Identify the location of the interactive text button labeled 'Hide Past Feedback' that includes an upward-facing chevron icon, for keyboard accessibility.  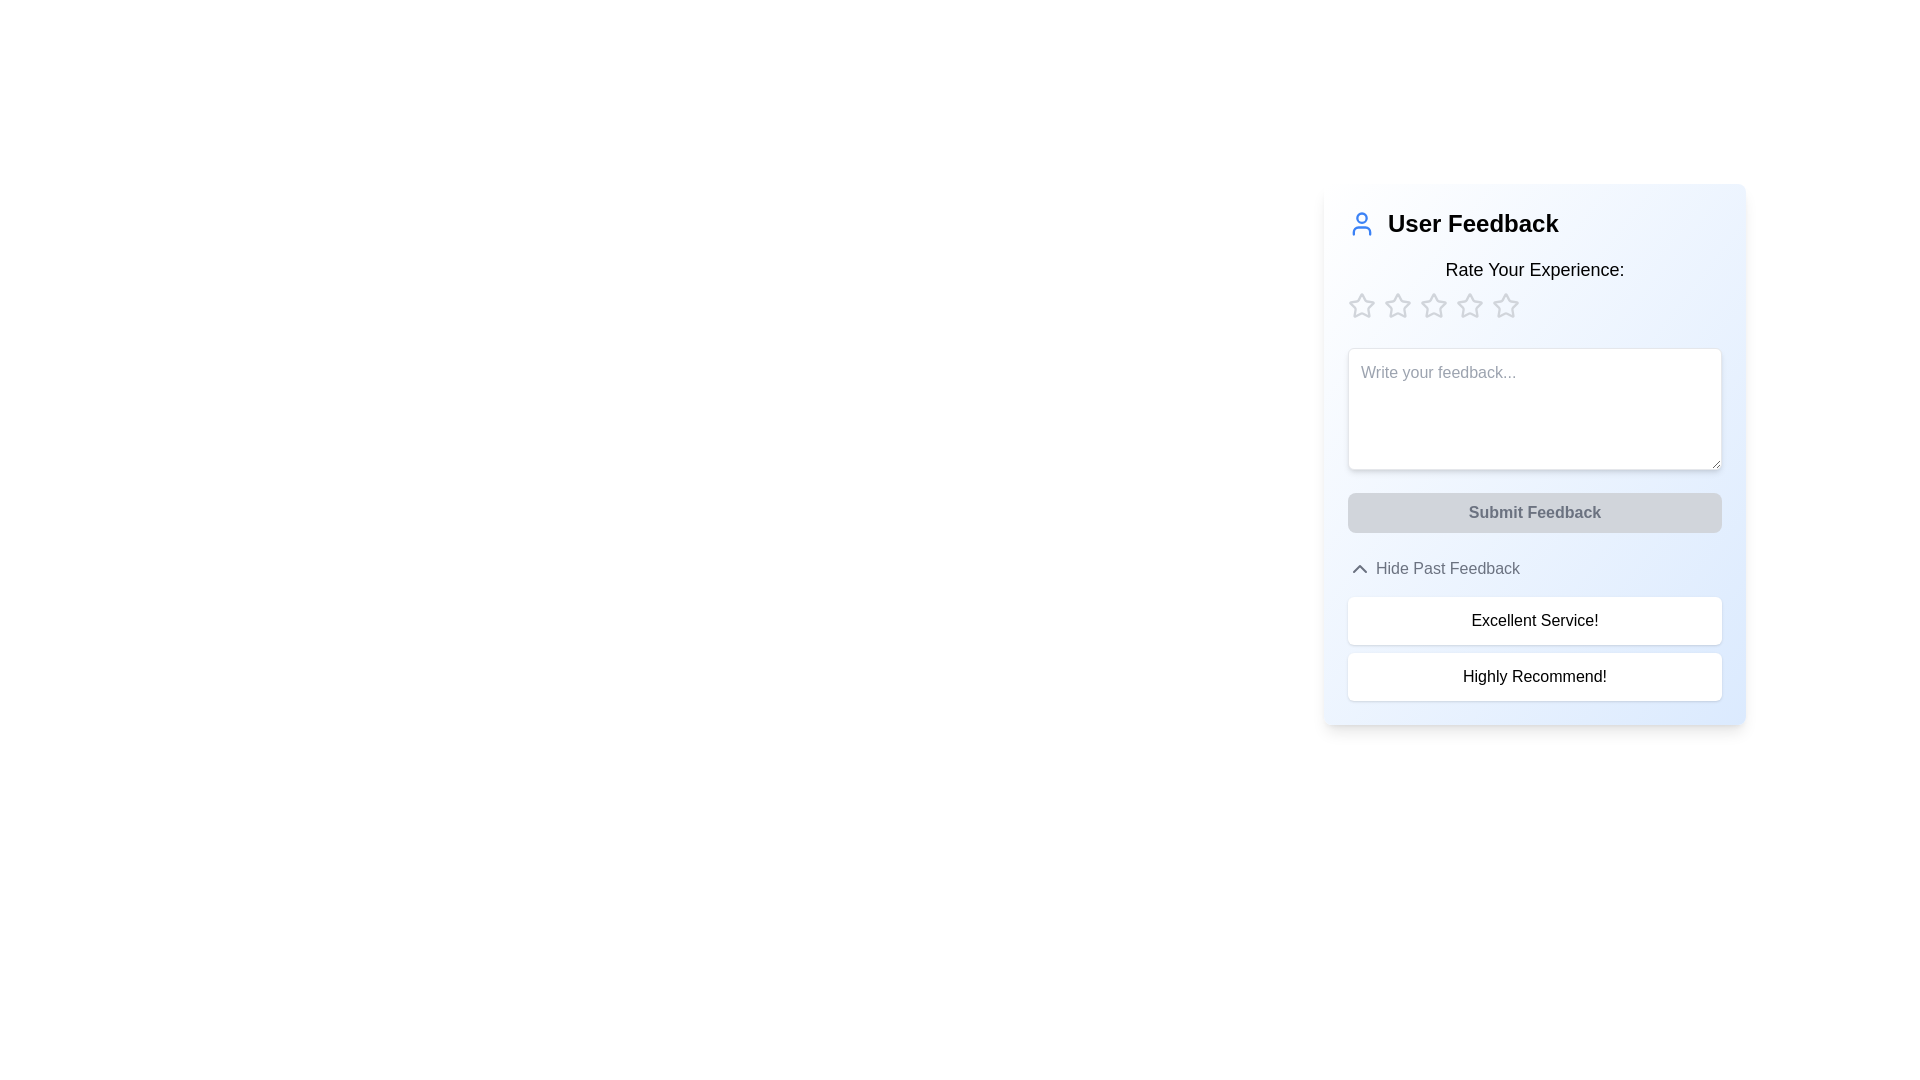
(1433, 569).